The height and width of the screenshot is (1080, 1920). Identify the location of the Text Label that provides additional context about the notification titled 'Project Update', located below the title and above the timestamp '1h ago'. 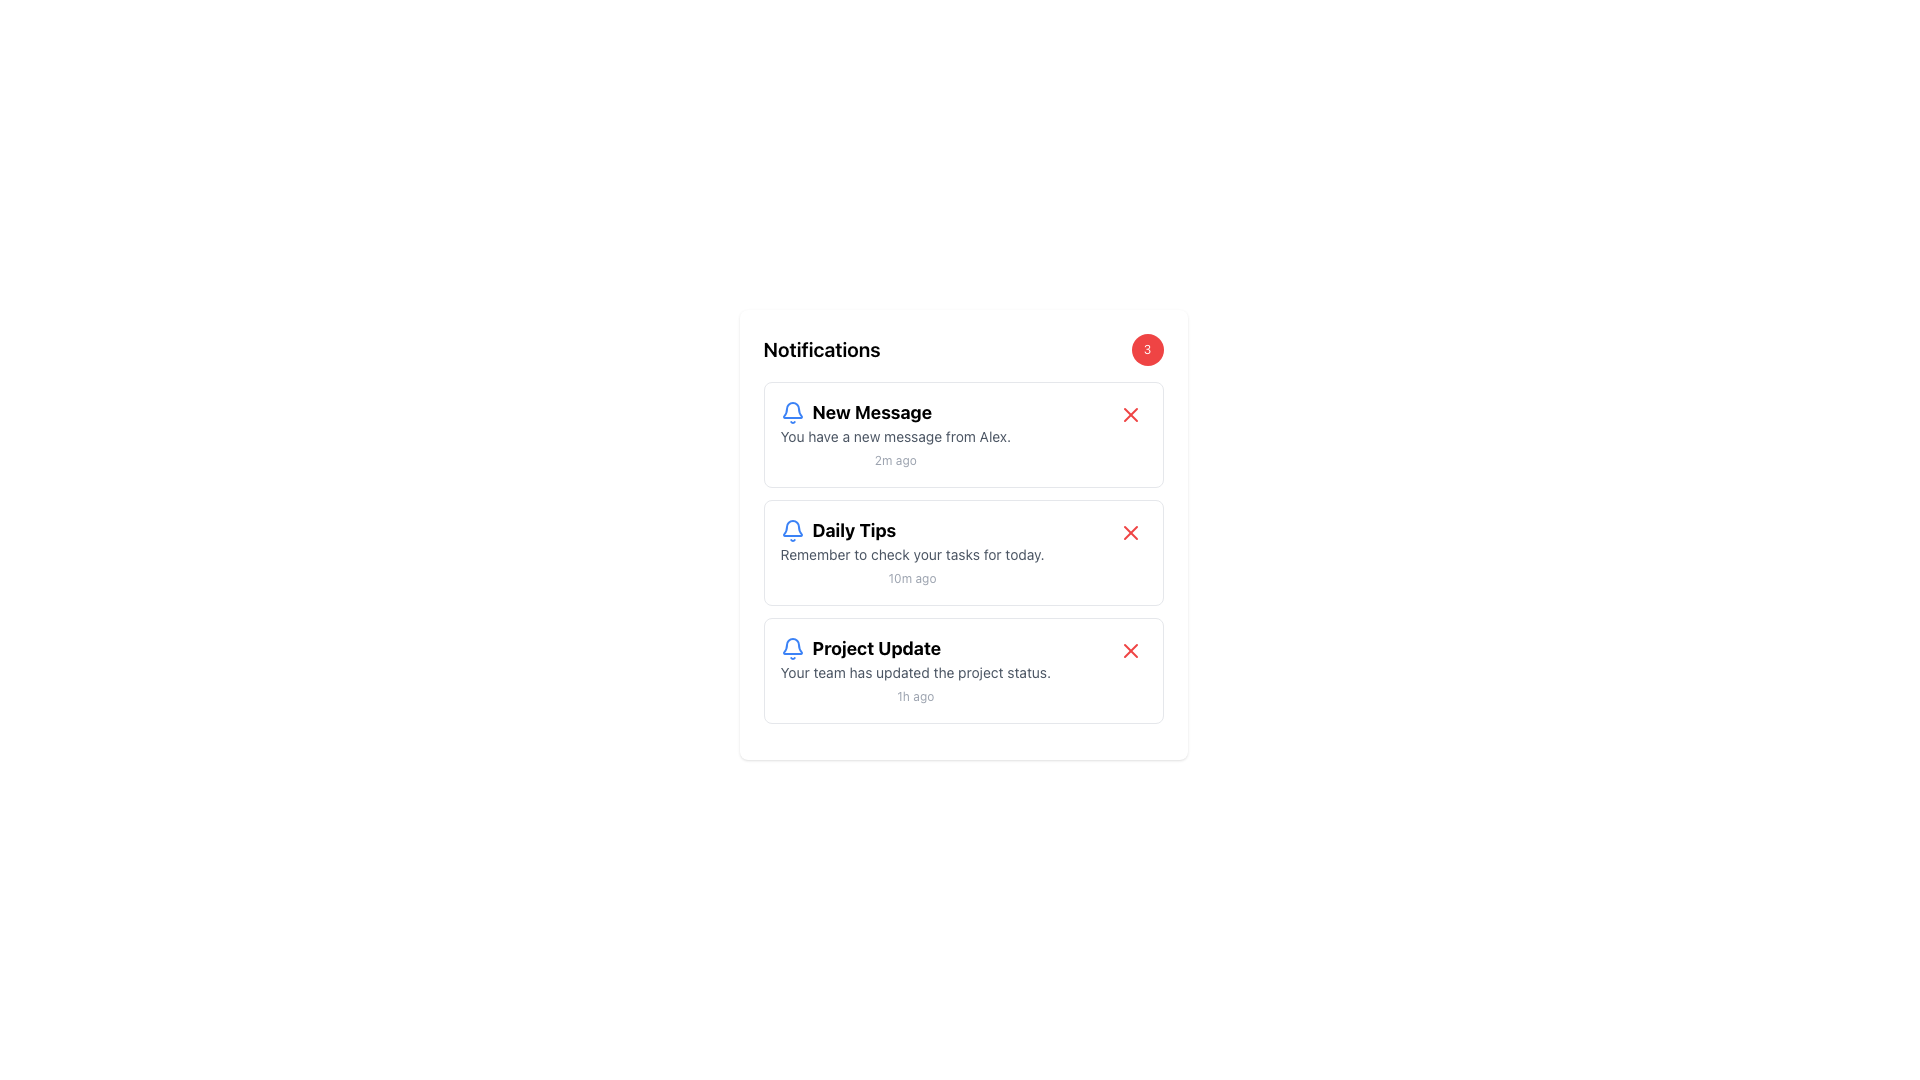
(914, 672).